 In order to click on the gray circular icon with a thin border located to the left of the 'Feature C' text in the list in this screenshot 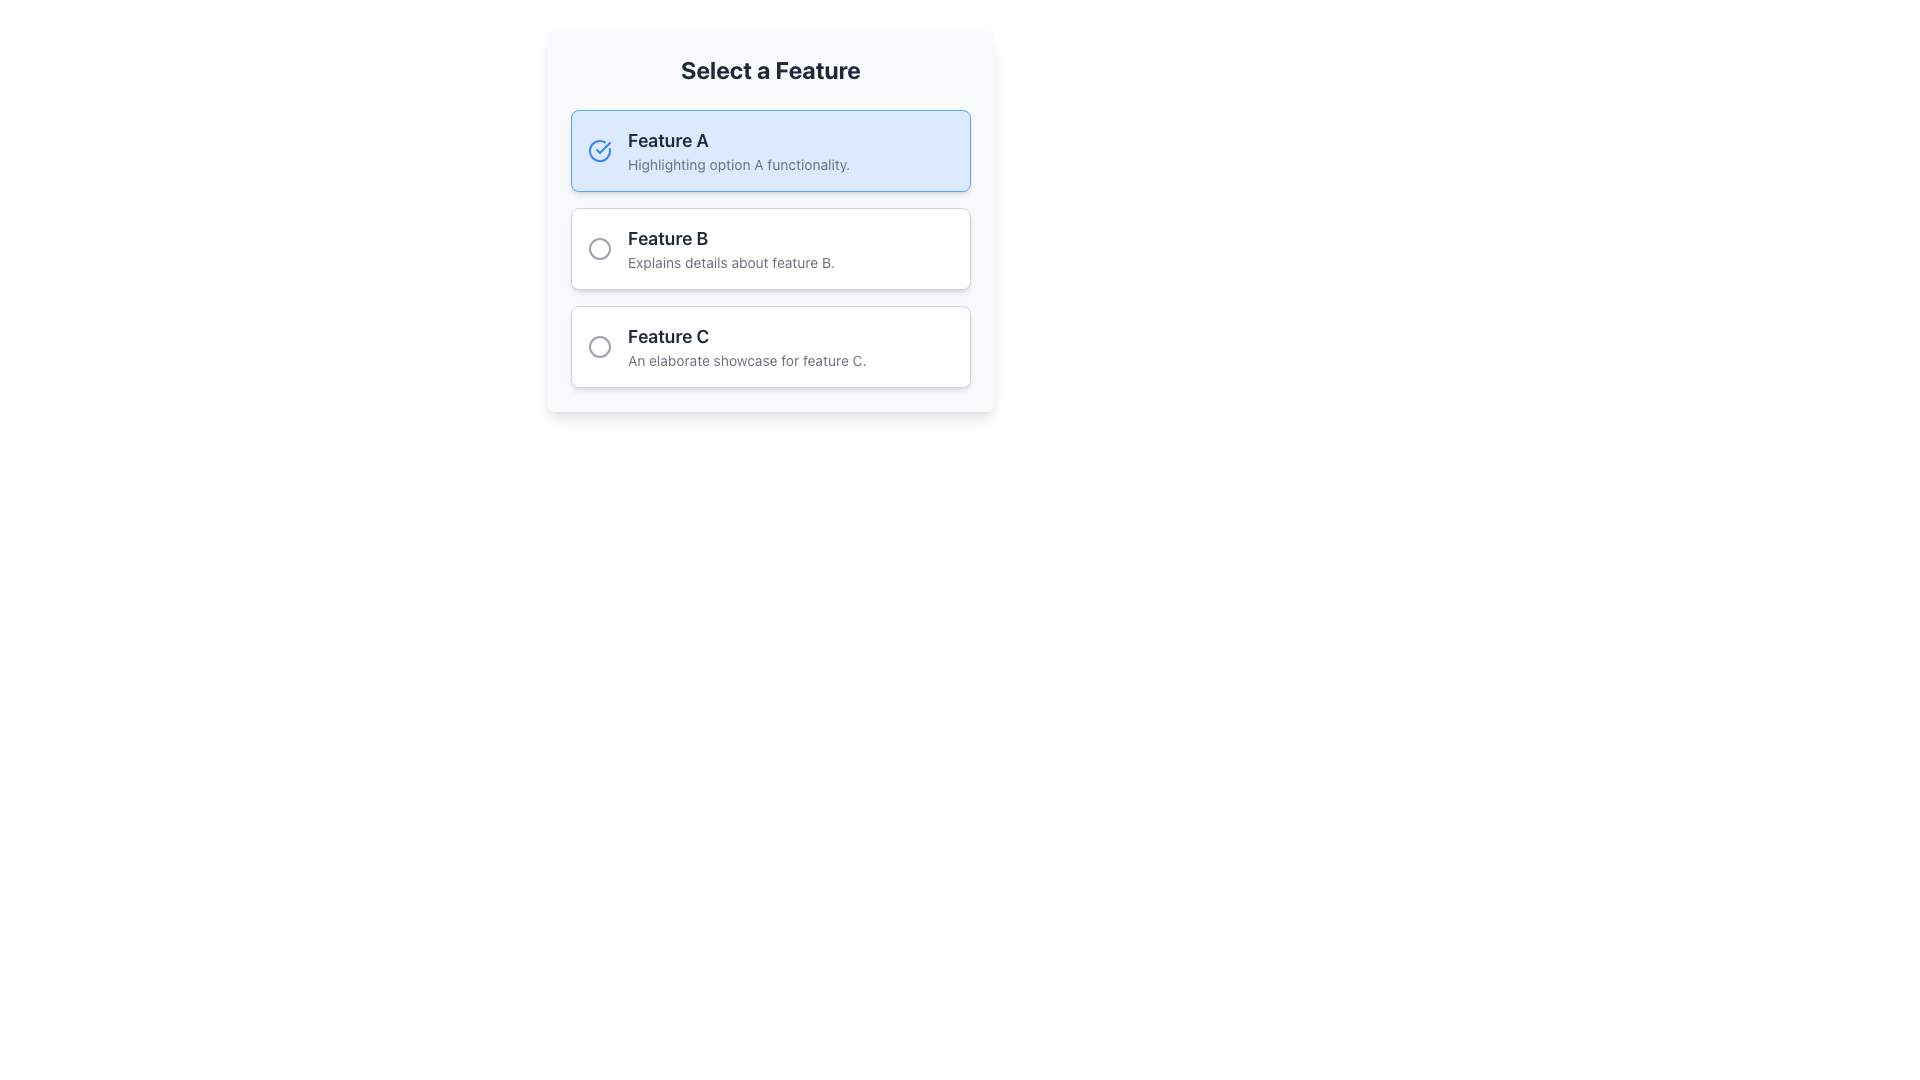, I will do `click(599, 346)`.